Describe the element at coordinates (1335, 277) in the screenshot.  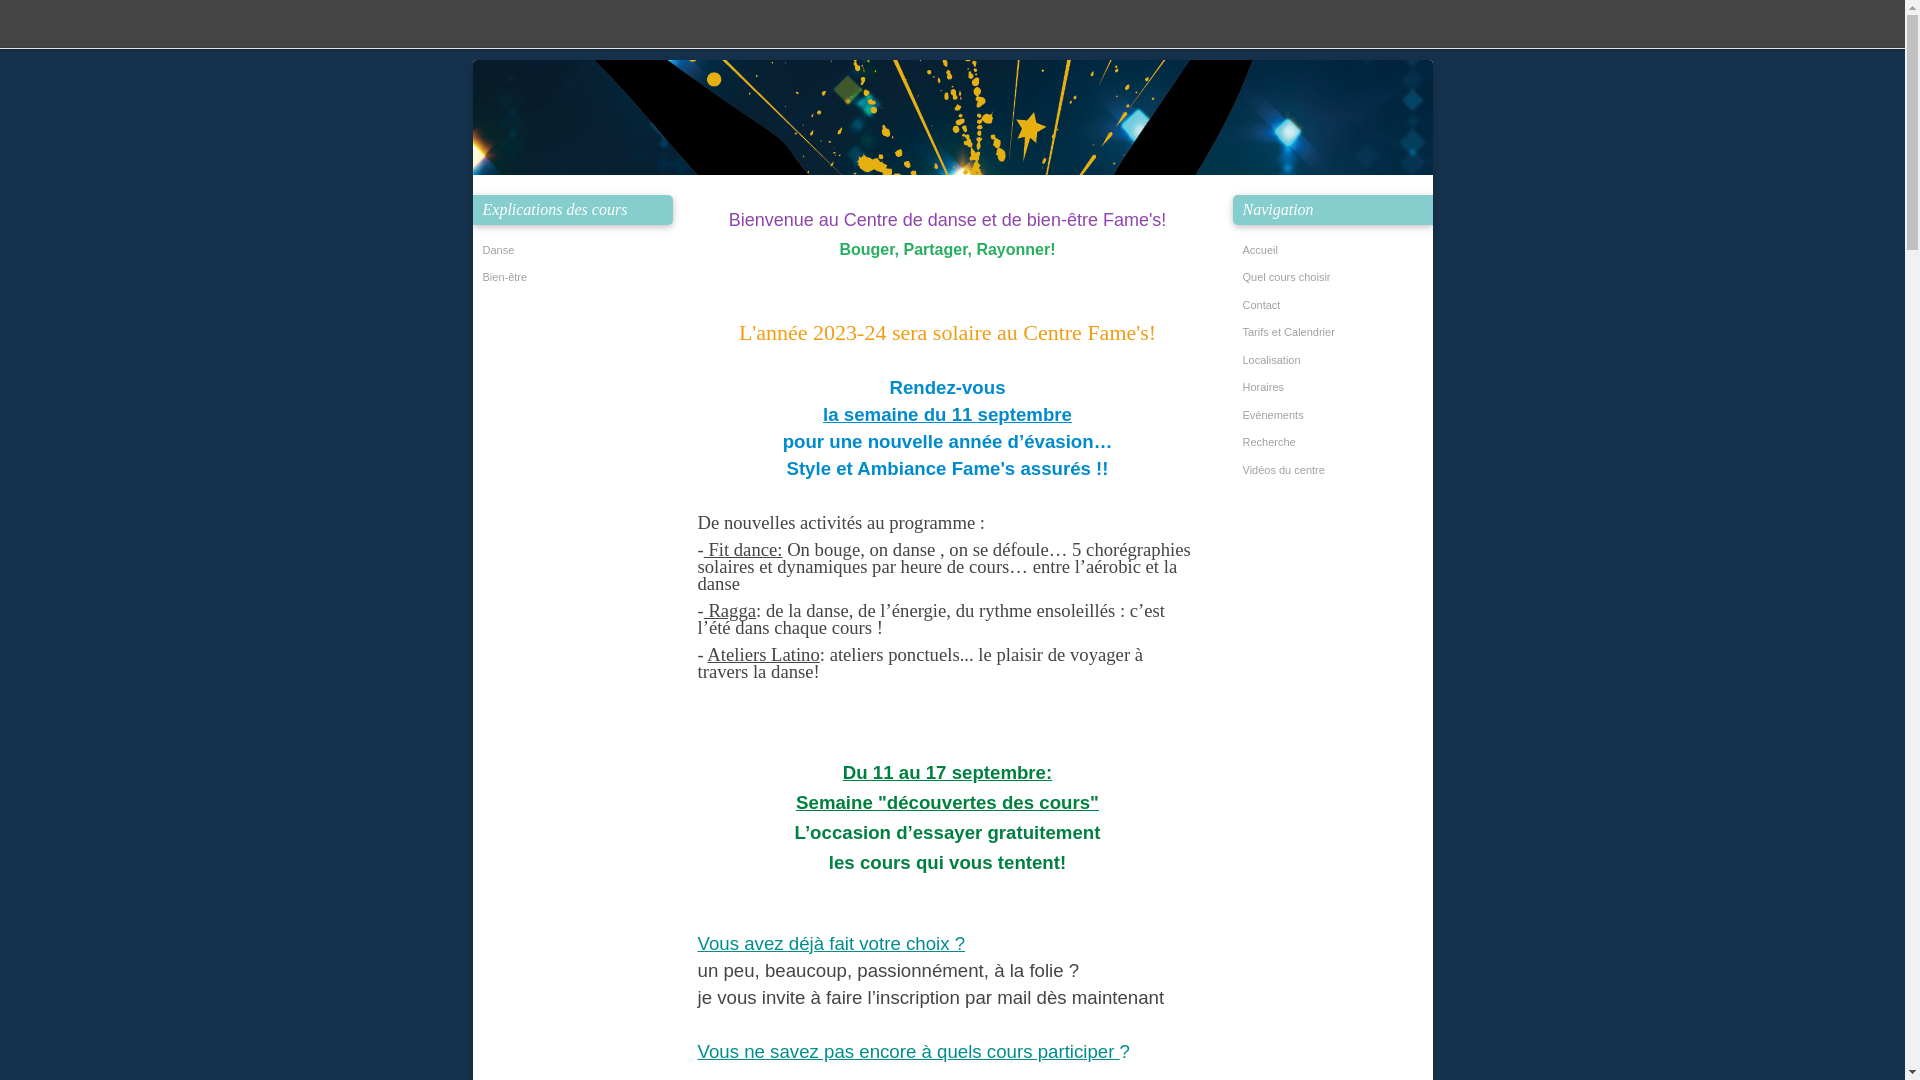
I see `'Quel cours choisir'` at that location.